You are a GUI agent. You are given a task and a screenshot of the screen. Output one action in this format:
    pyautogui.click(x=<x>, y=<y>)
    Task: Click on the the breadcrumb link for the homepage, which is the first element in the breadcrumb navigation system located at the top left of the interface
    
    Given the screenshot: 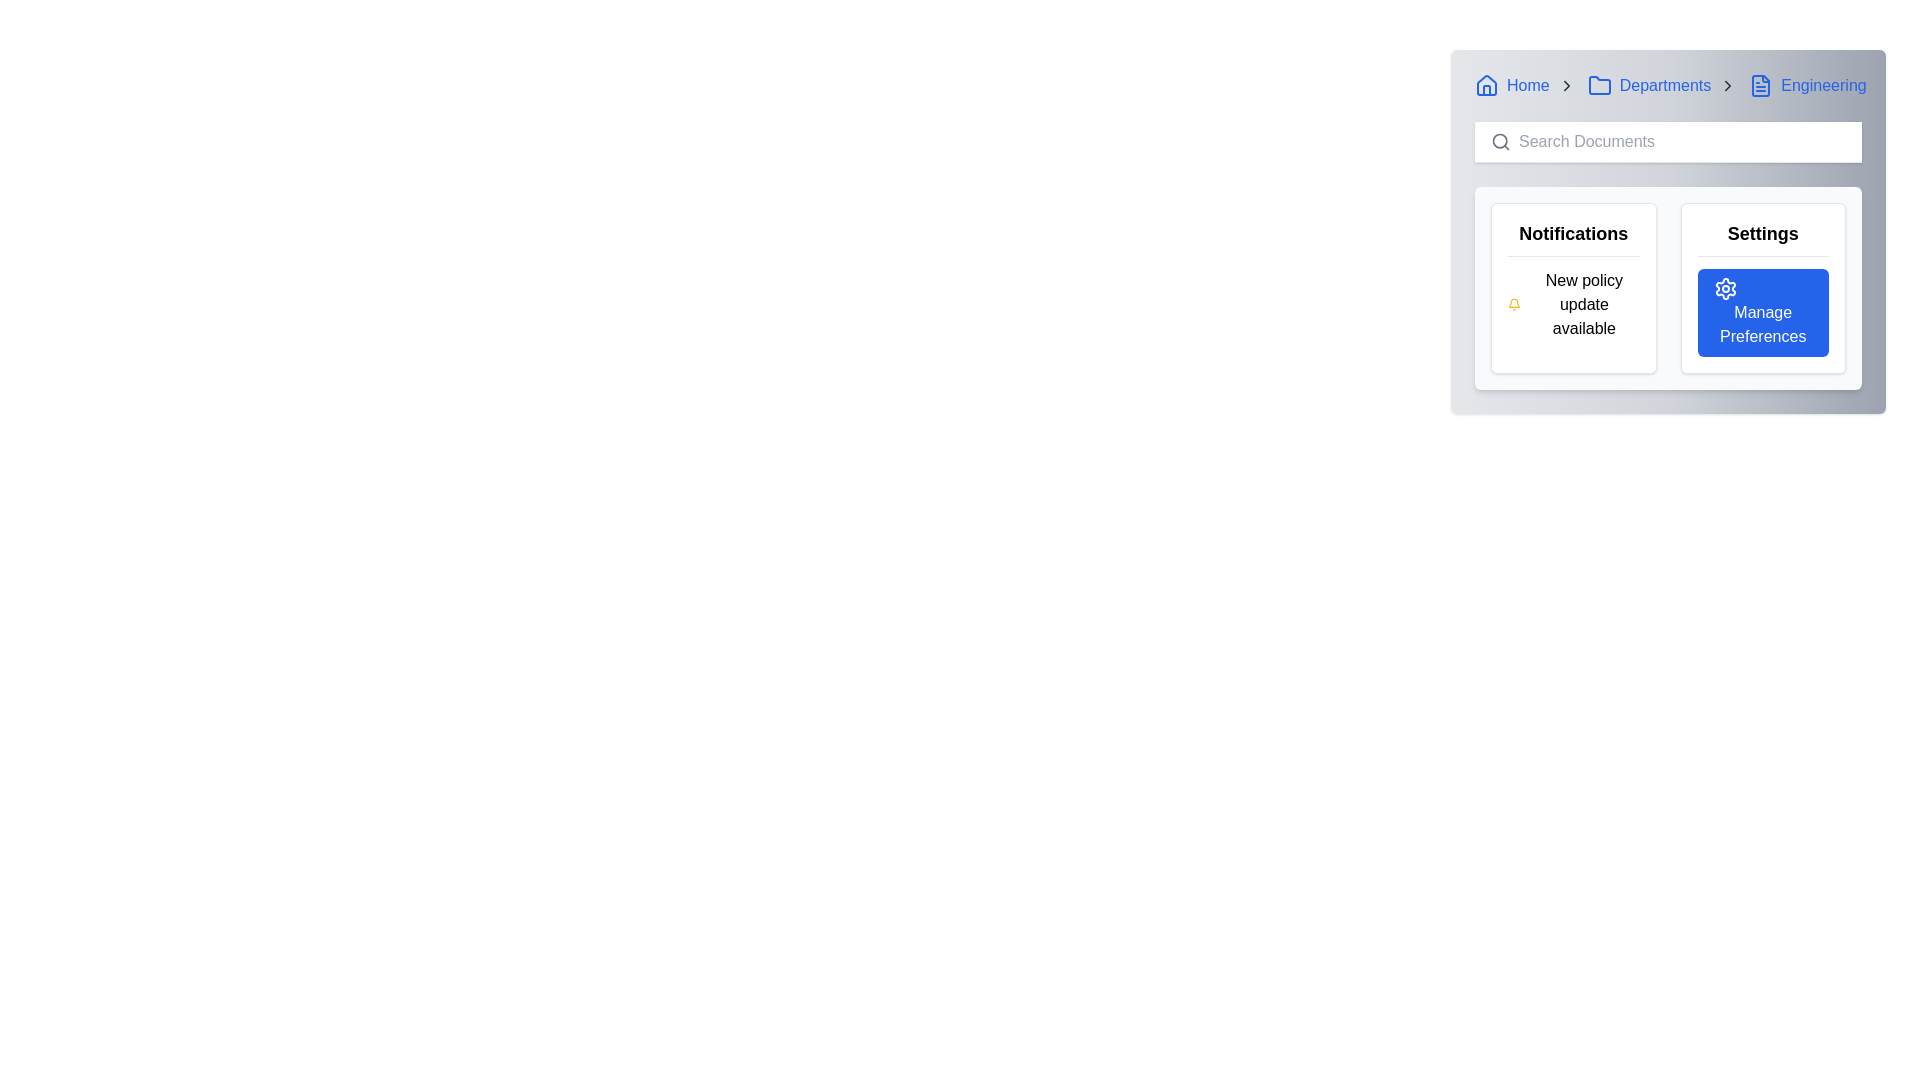 What is the action you would take?
    pyautogui.click(x=1524, y=84)
    